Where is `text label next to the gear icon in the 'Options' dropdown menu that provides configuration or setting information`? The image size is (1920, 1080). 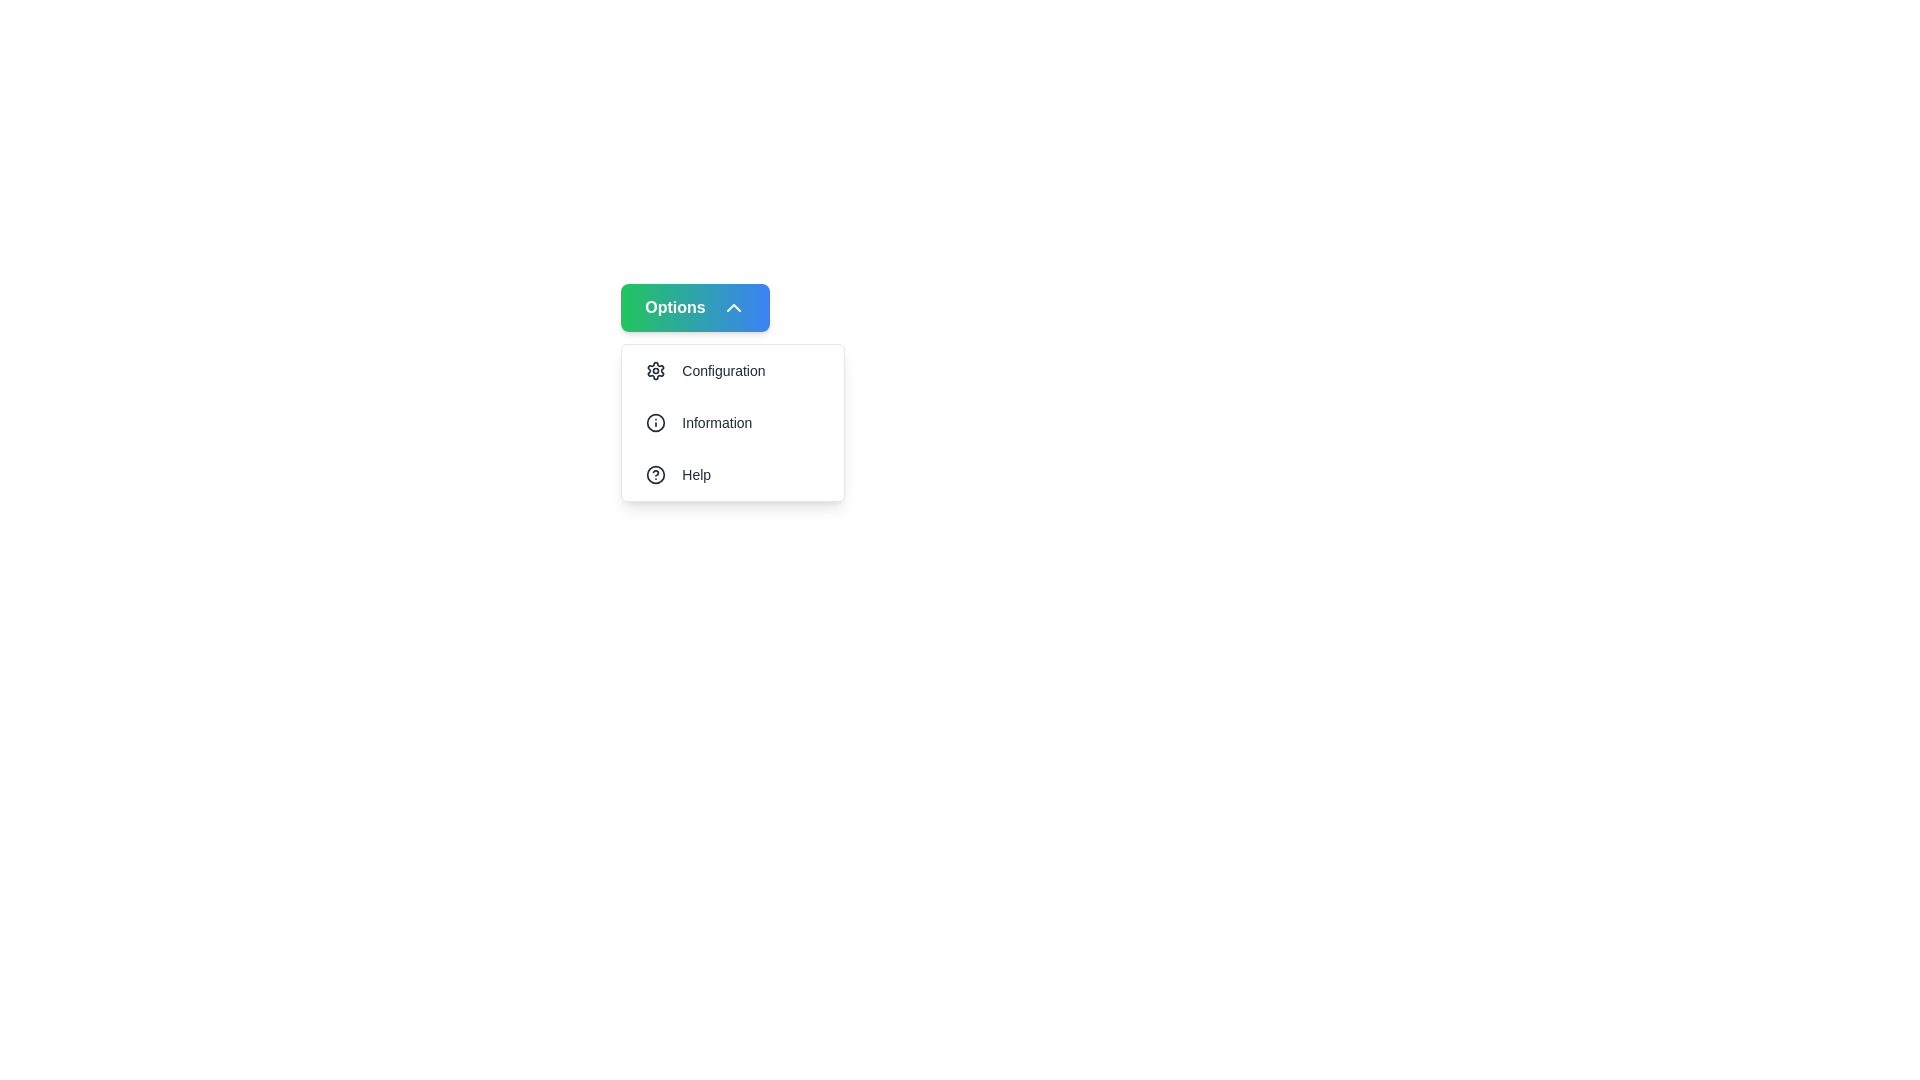 text label next to the gear icon in the 'Options' dropdown menu that provides configuration or setting information is located at coordinates (722, 370).